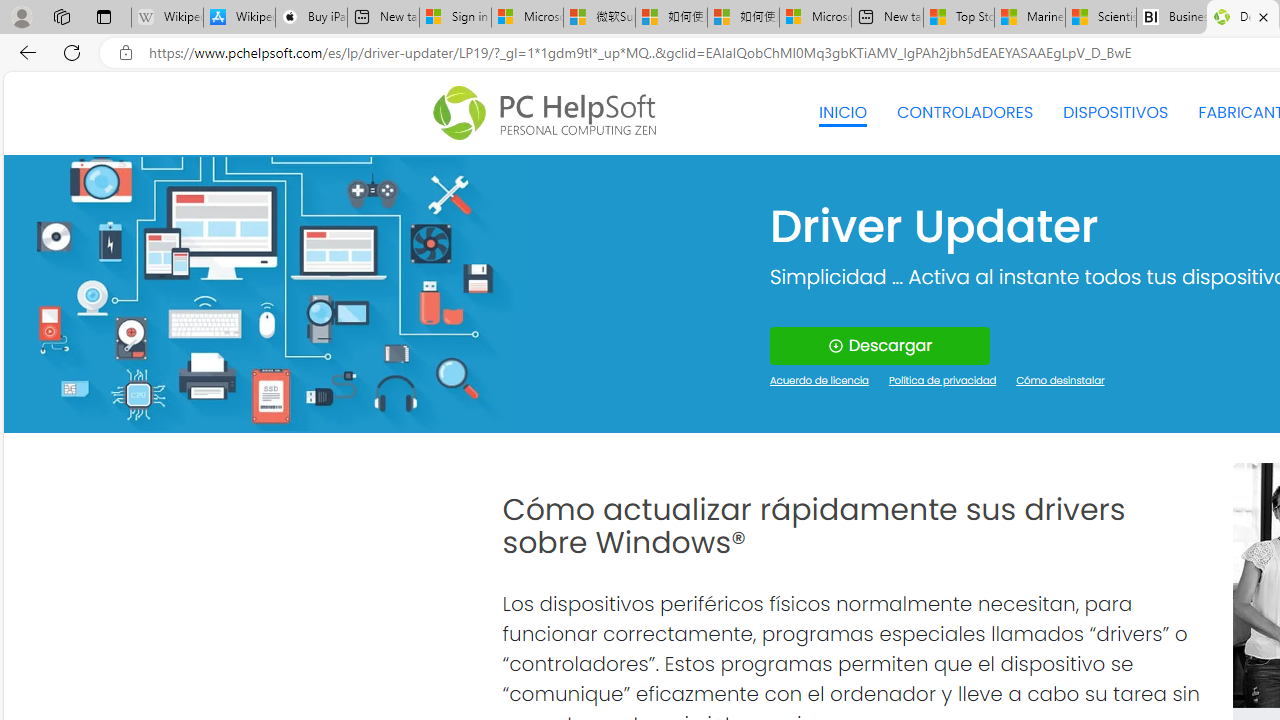 The width and height of the screenshot is (1280, 720). I want to click on 'DISPOSITIVOS', so click(1114, 113).